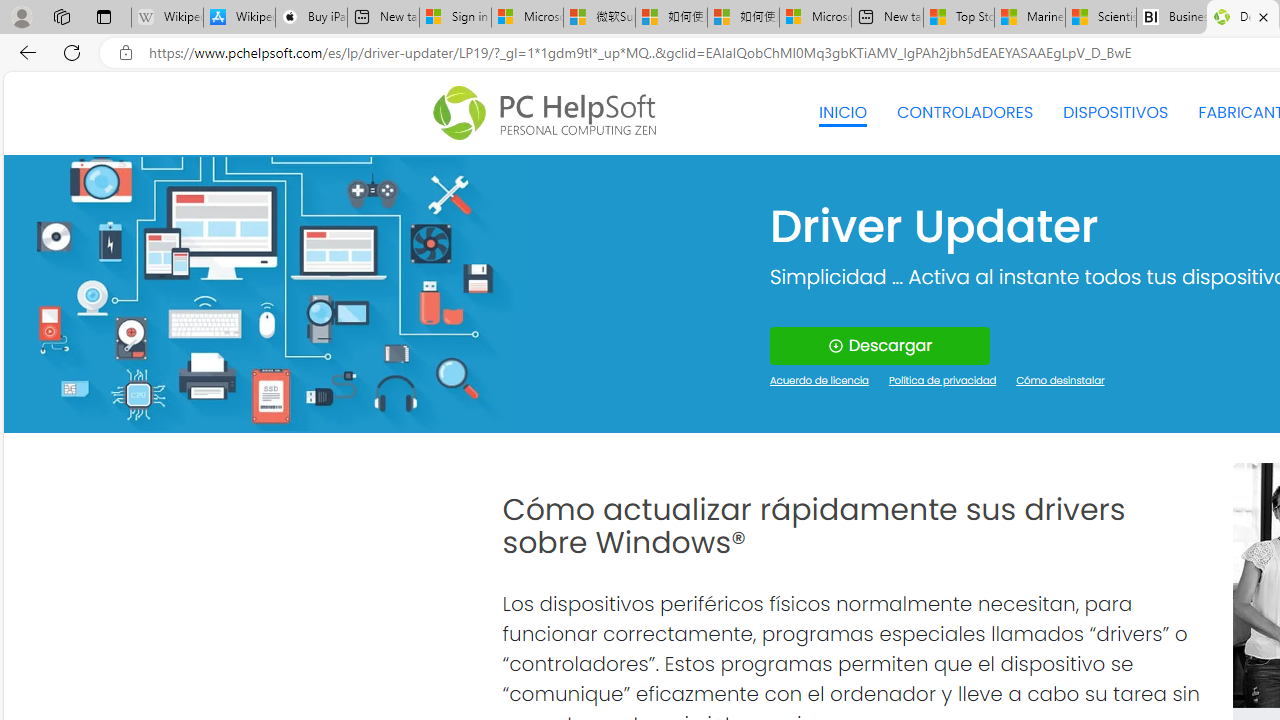 The width and height of the screenshot is (1280, 720). I want to click on 'DISPOSITIVOS', so click(1114, 113).